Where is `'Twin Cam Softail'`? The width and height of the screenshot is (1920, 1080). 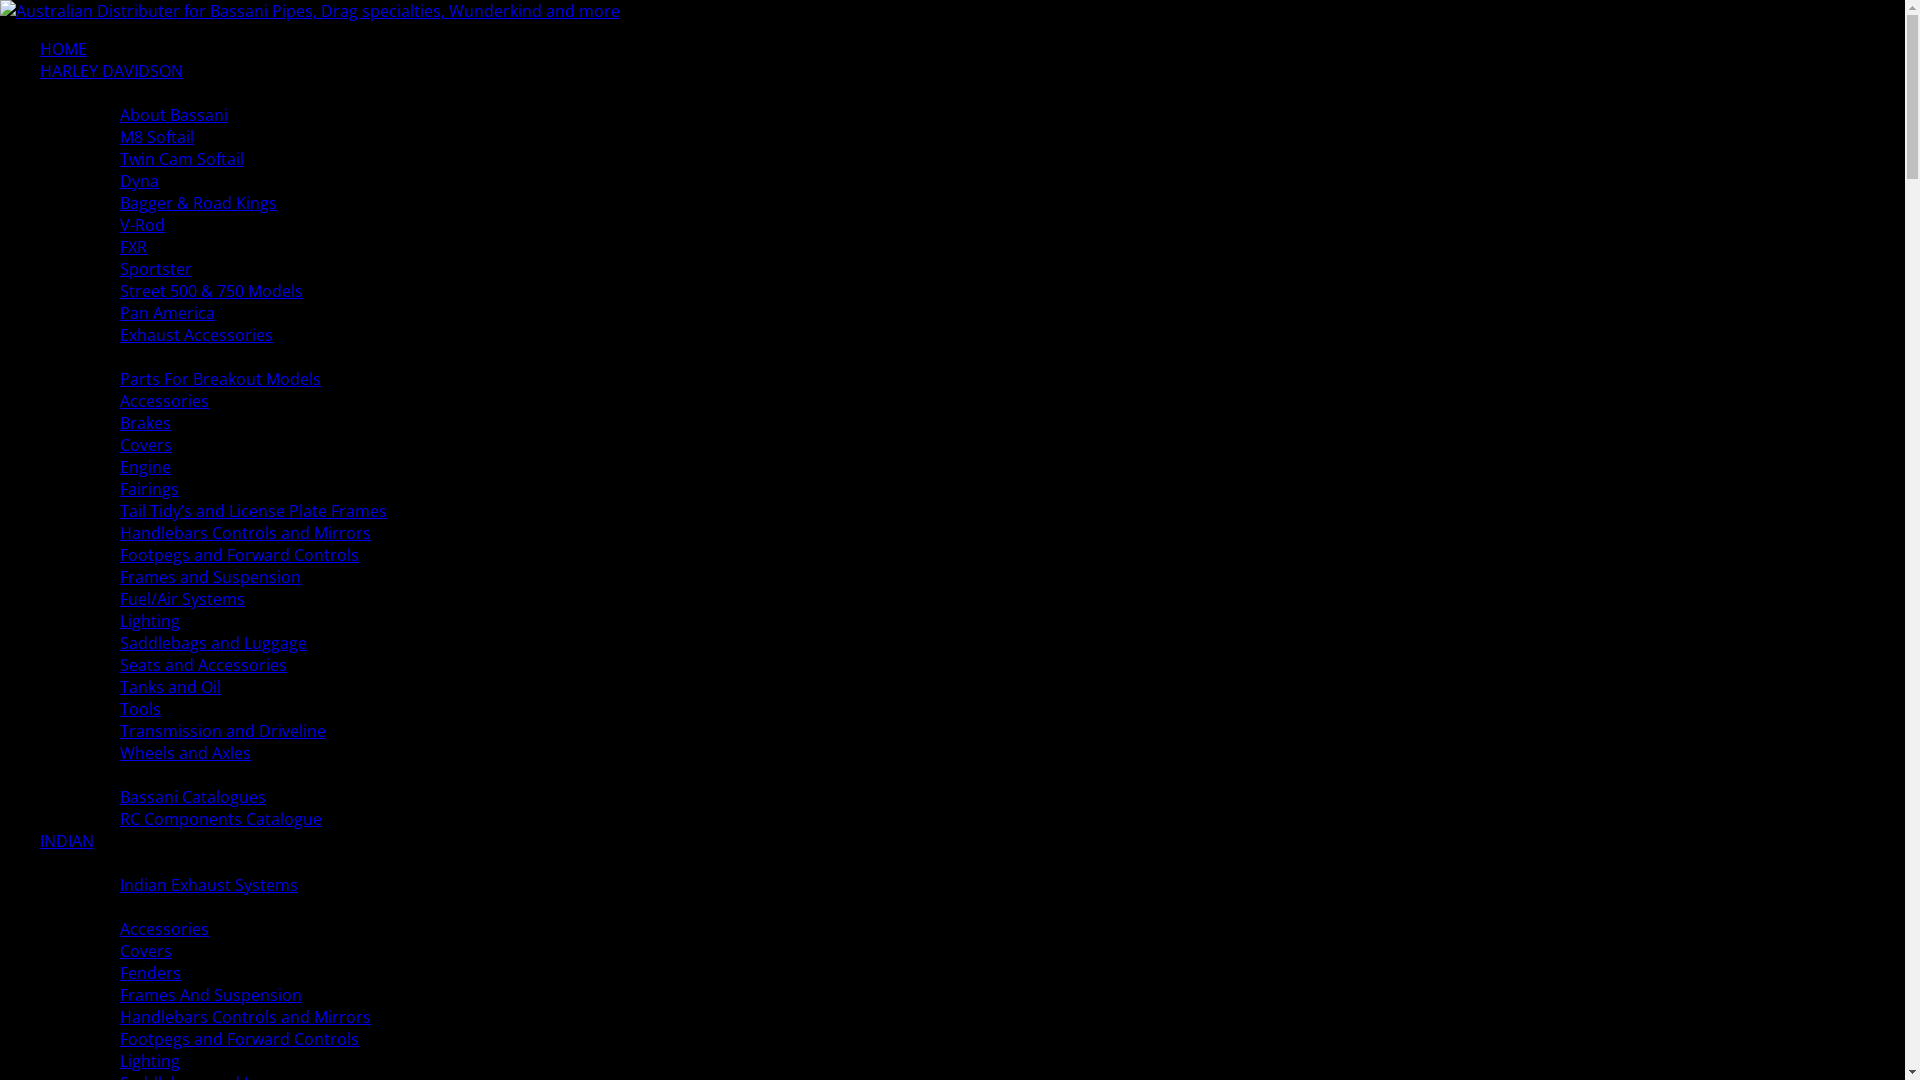
'Twin Cam Softail' is located at coordinates (119, 157).